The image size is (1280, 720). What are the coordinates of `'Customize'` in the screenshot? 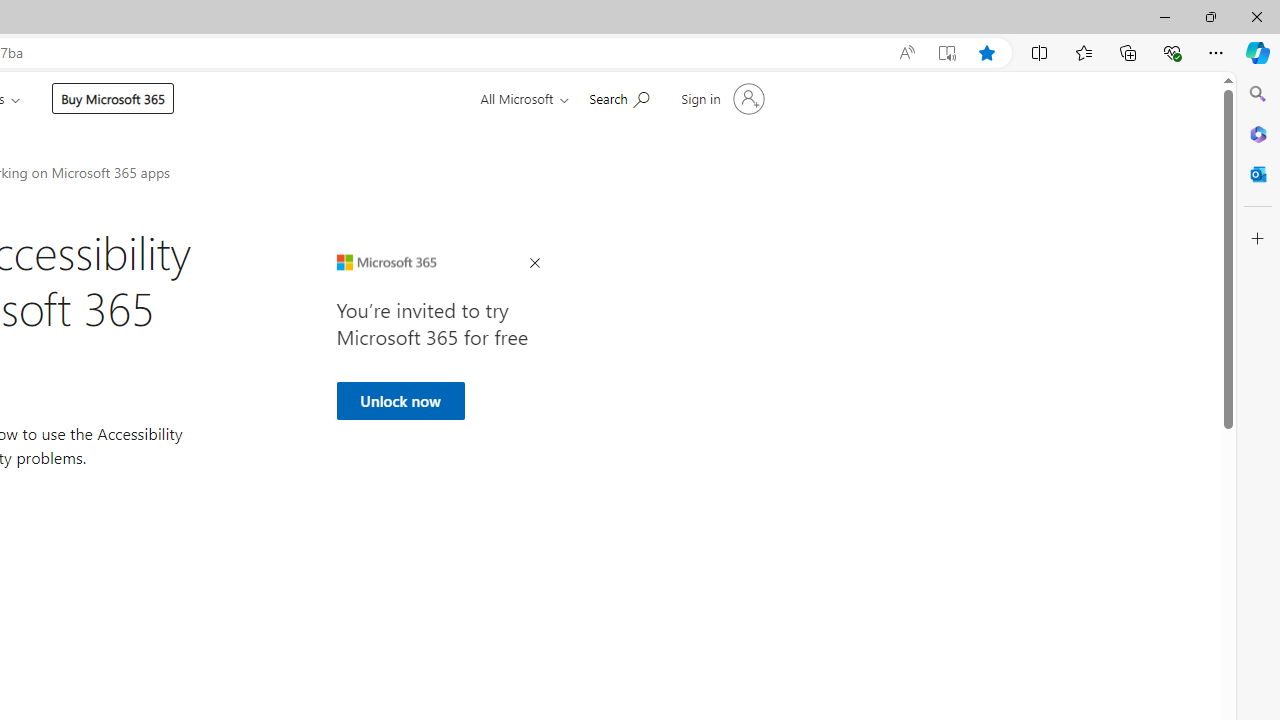 It's located at (1257, 238).